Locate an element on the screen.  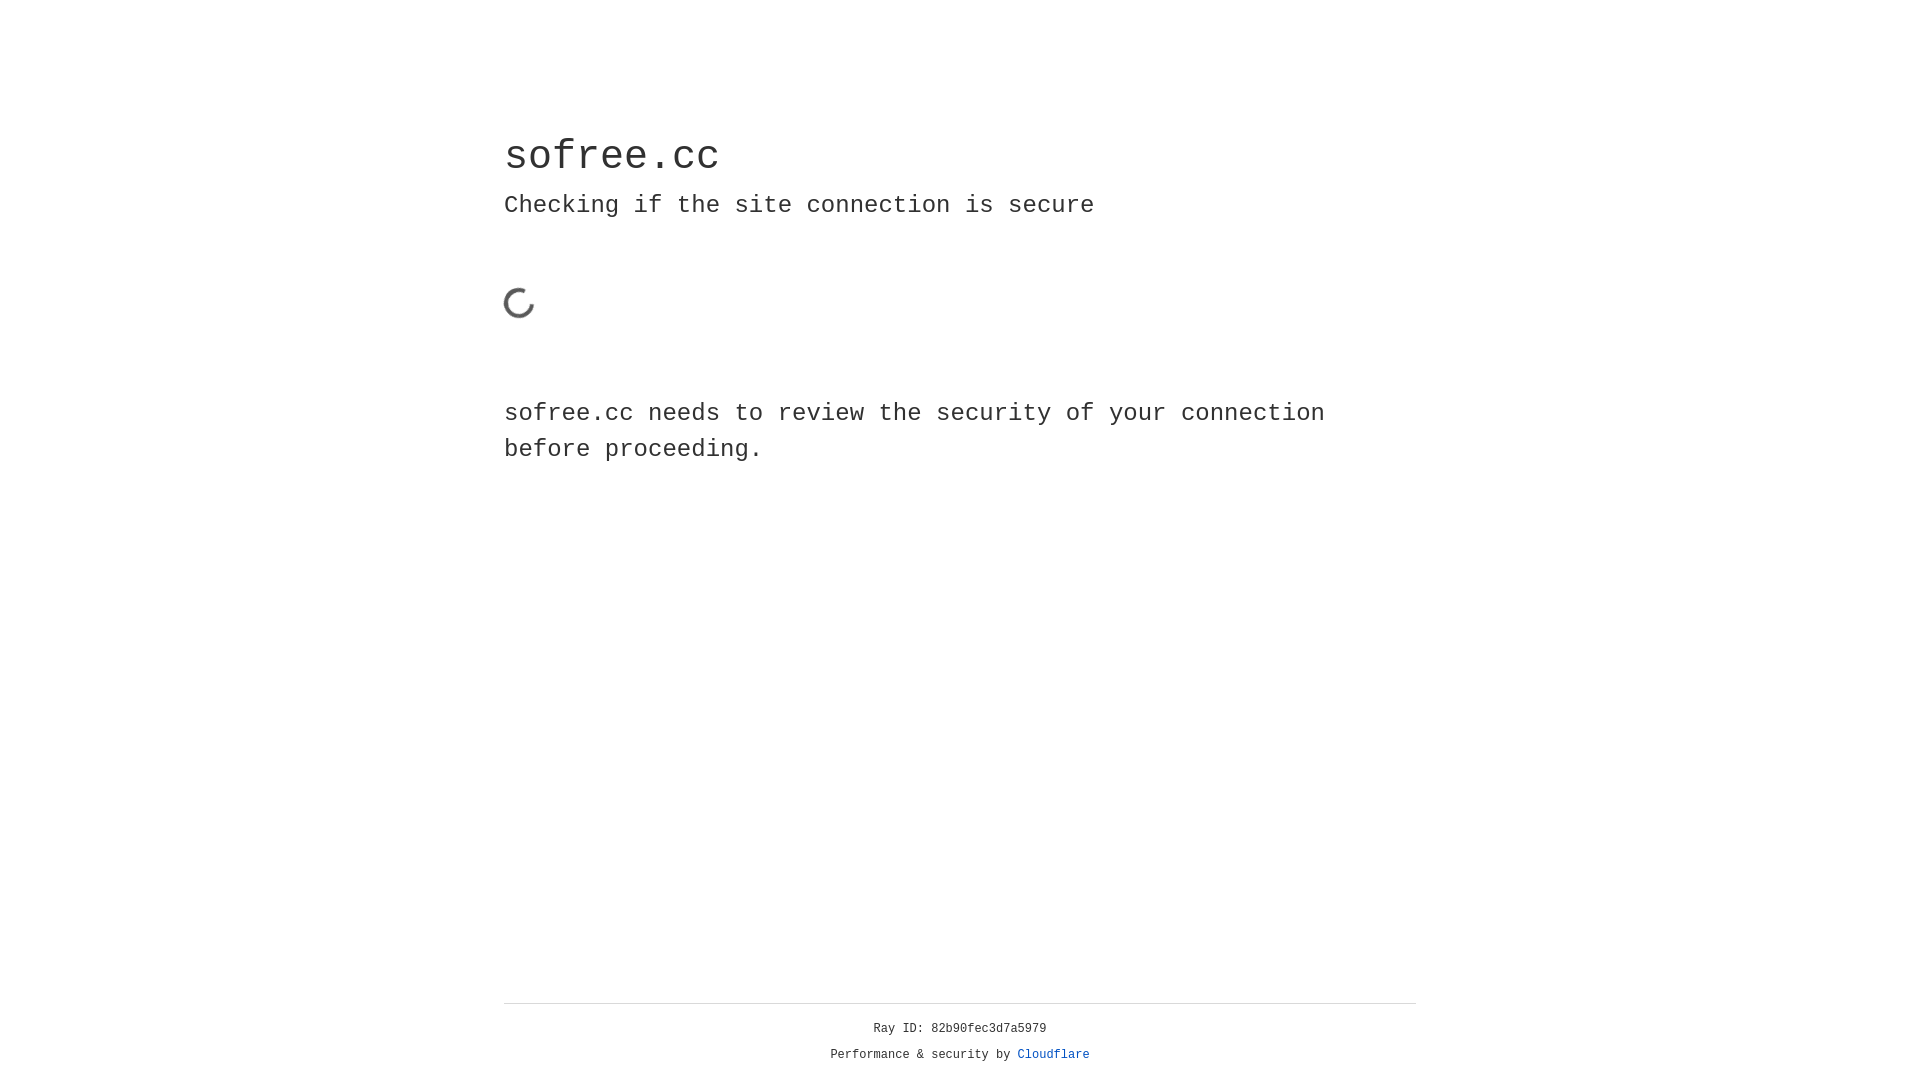
'Cloudflare' is located at coordinates (1053, 1054).